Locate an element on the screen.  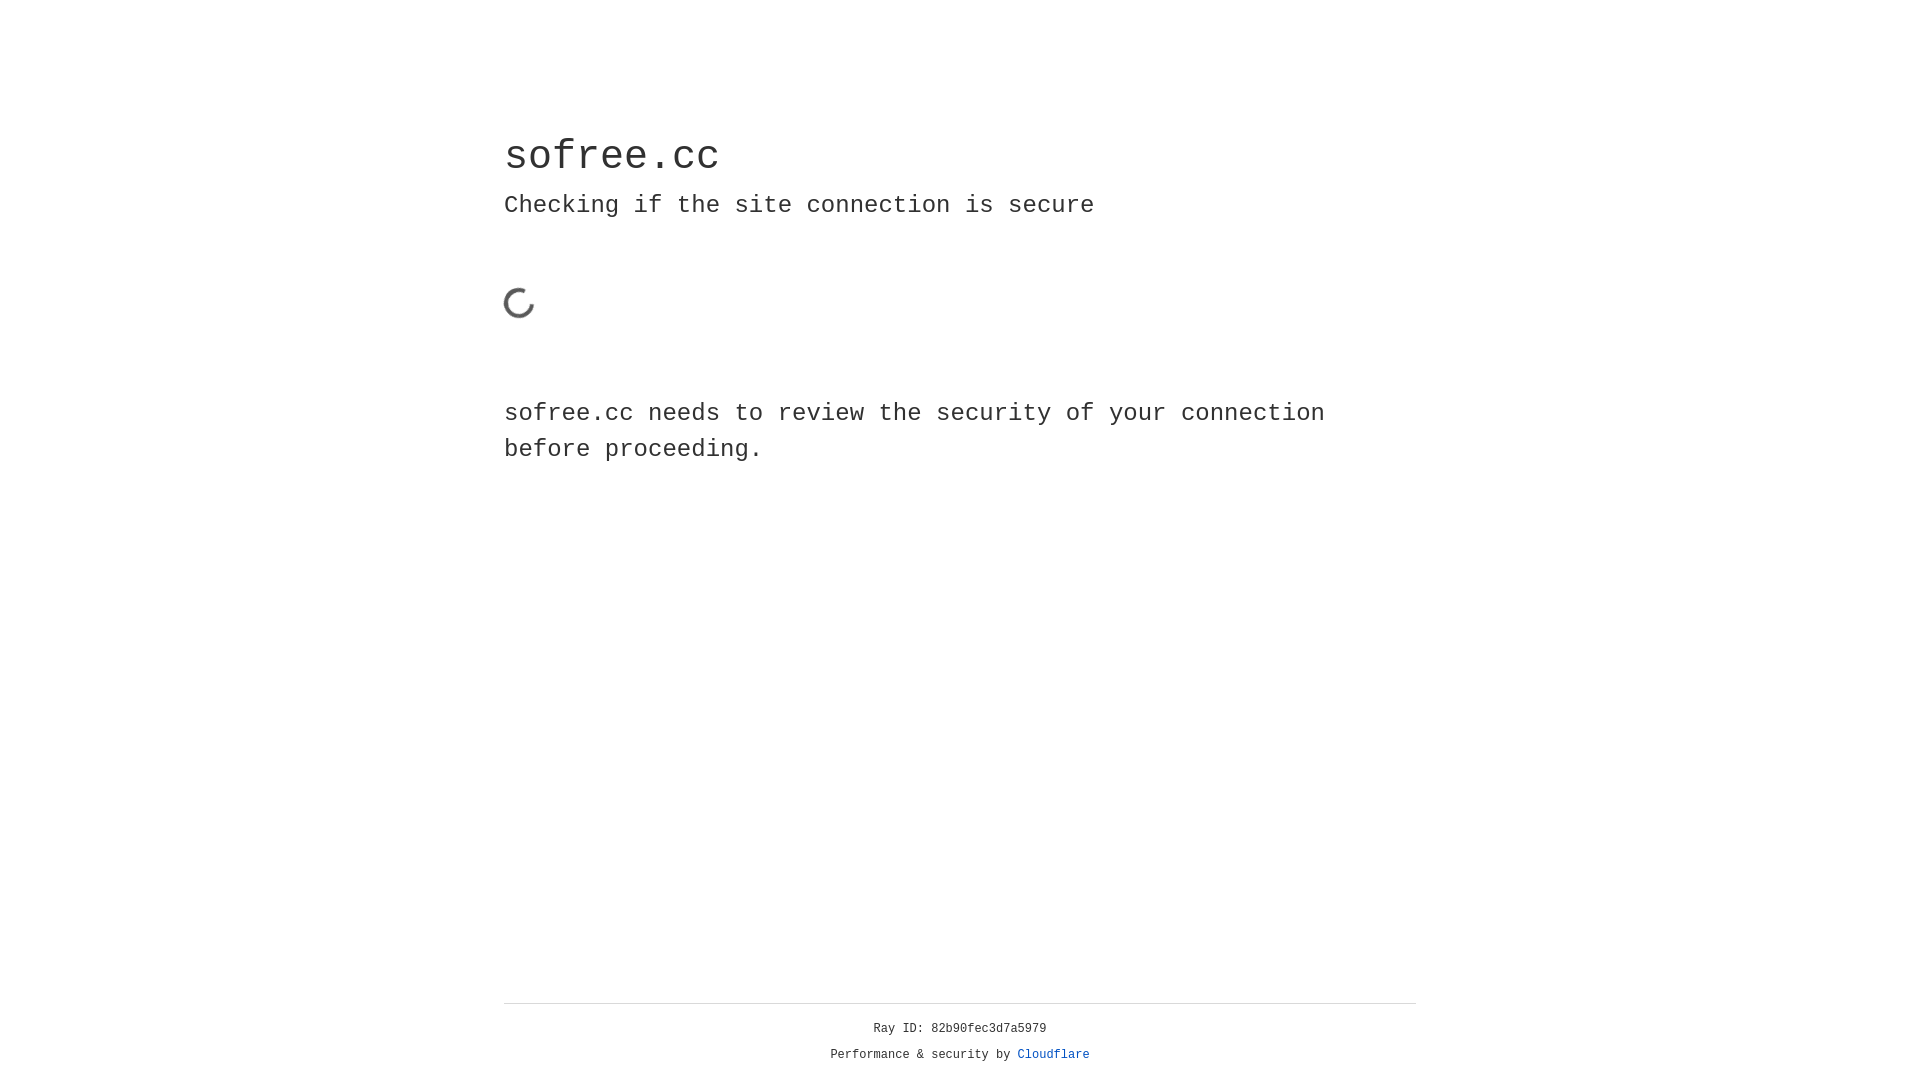
'Cloudflare' is located at coordinates (1053, 1054).